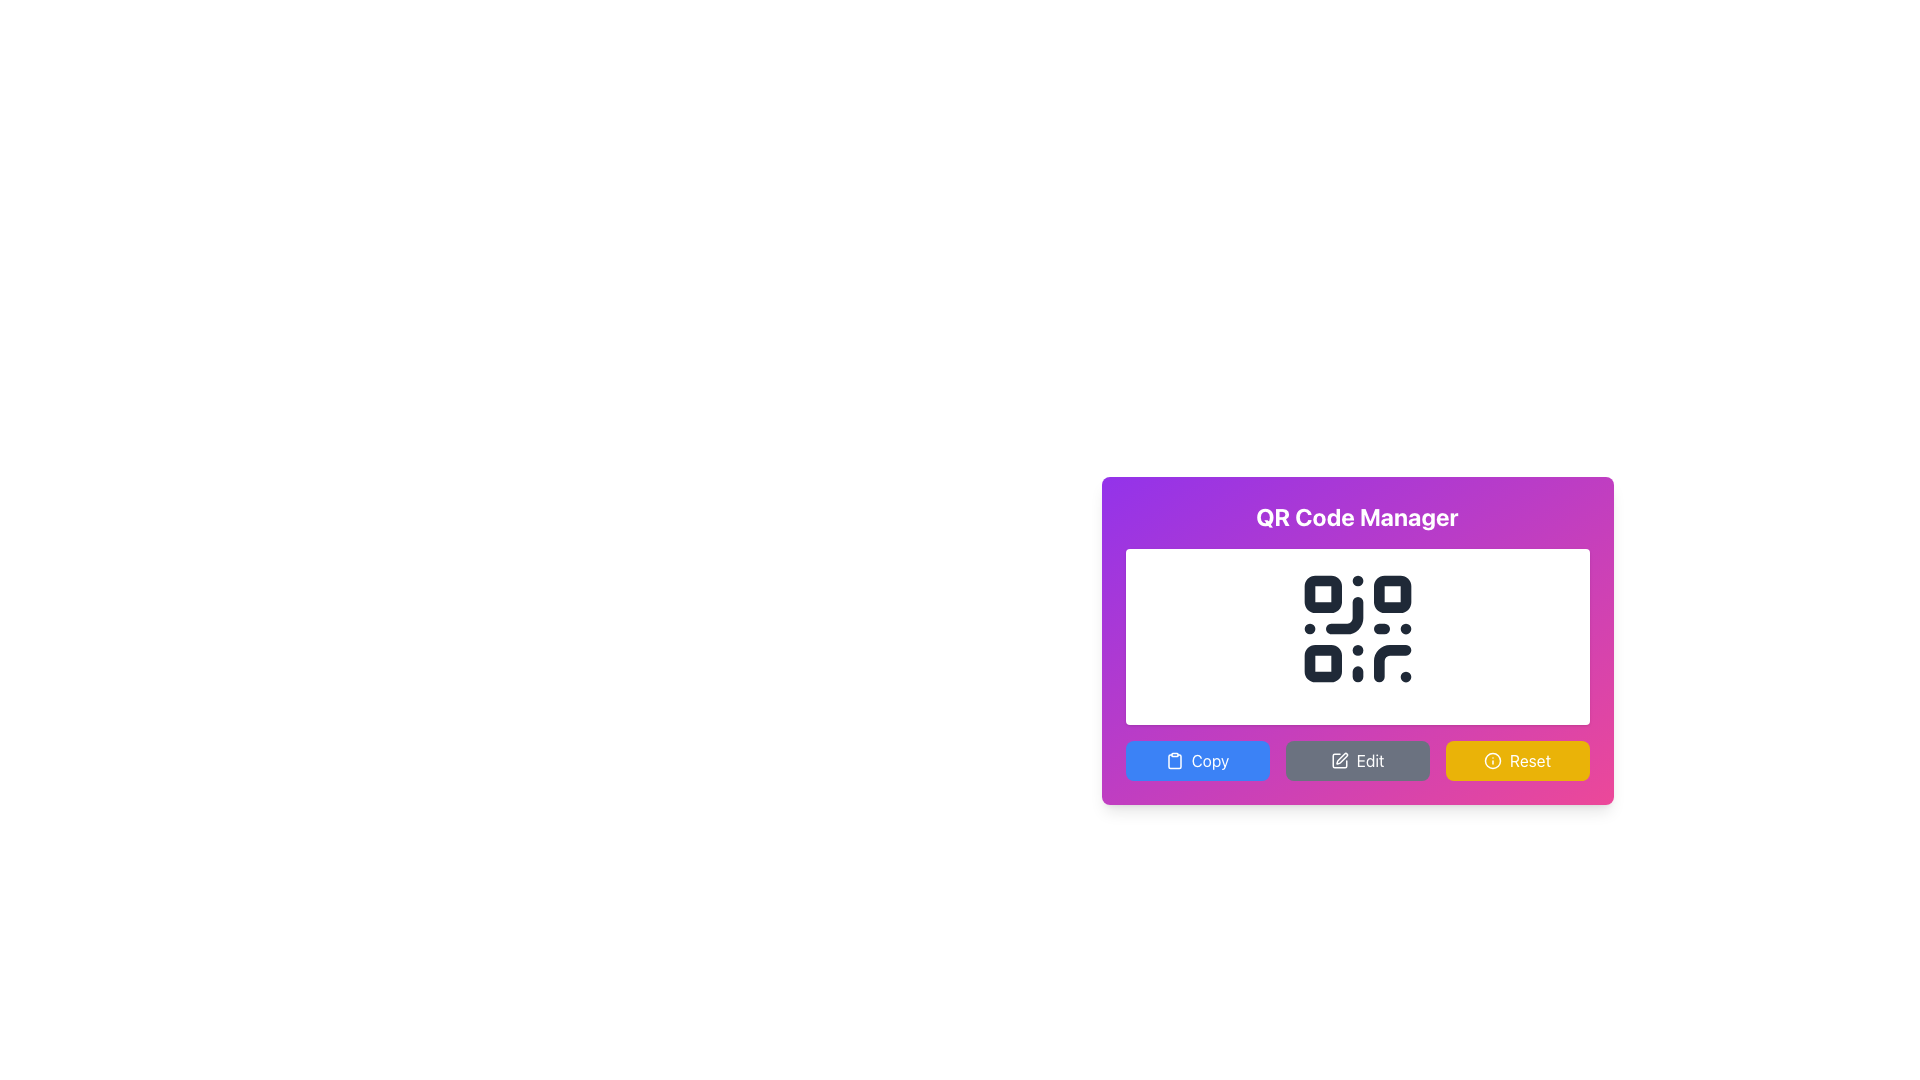 The image size is (1920, 1080). What do you see at coordinates (1357, 627) in the screenshot?
I see `the QR code graphic, which is a black and white structured design centered within the 'QR Code Manager' card, featuring a purple header` at bounding box center [1357, 627].